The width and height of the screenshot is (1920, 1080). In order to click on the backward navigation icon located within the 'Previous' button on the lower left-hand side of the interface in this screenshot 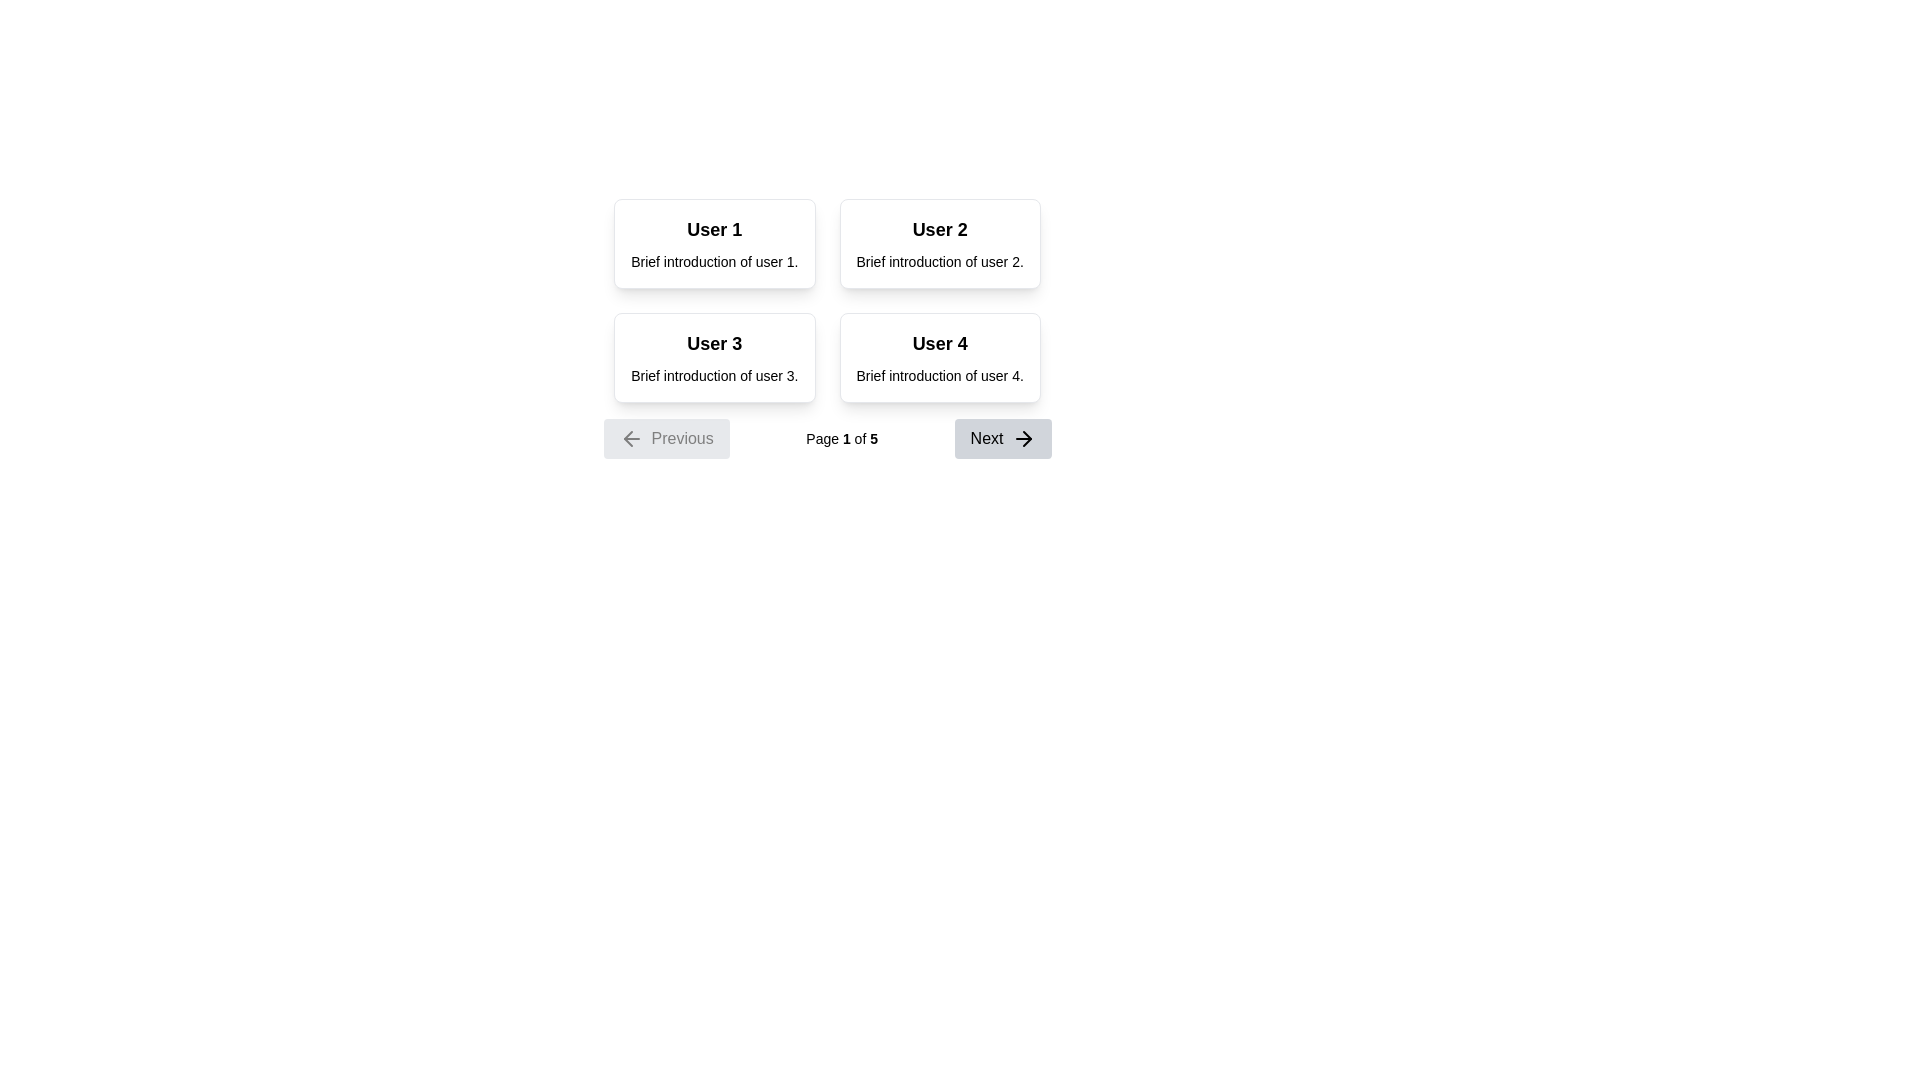, I will do `click(627, 438)`.